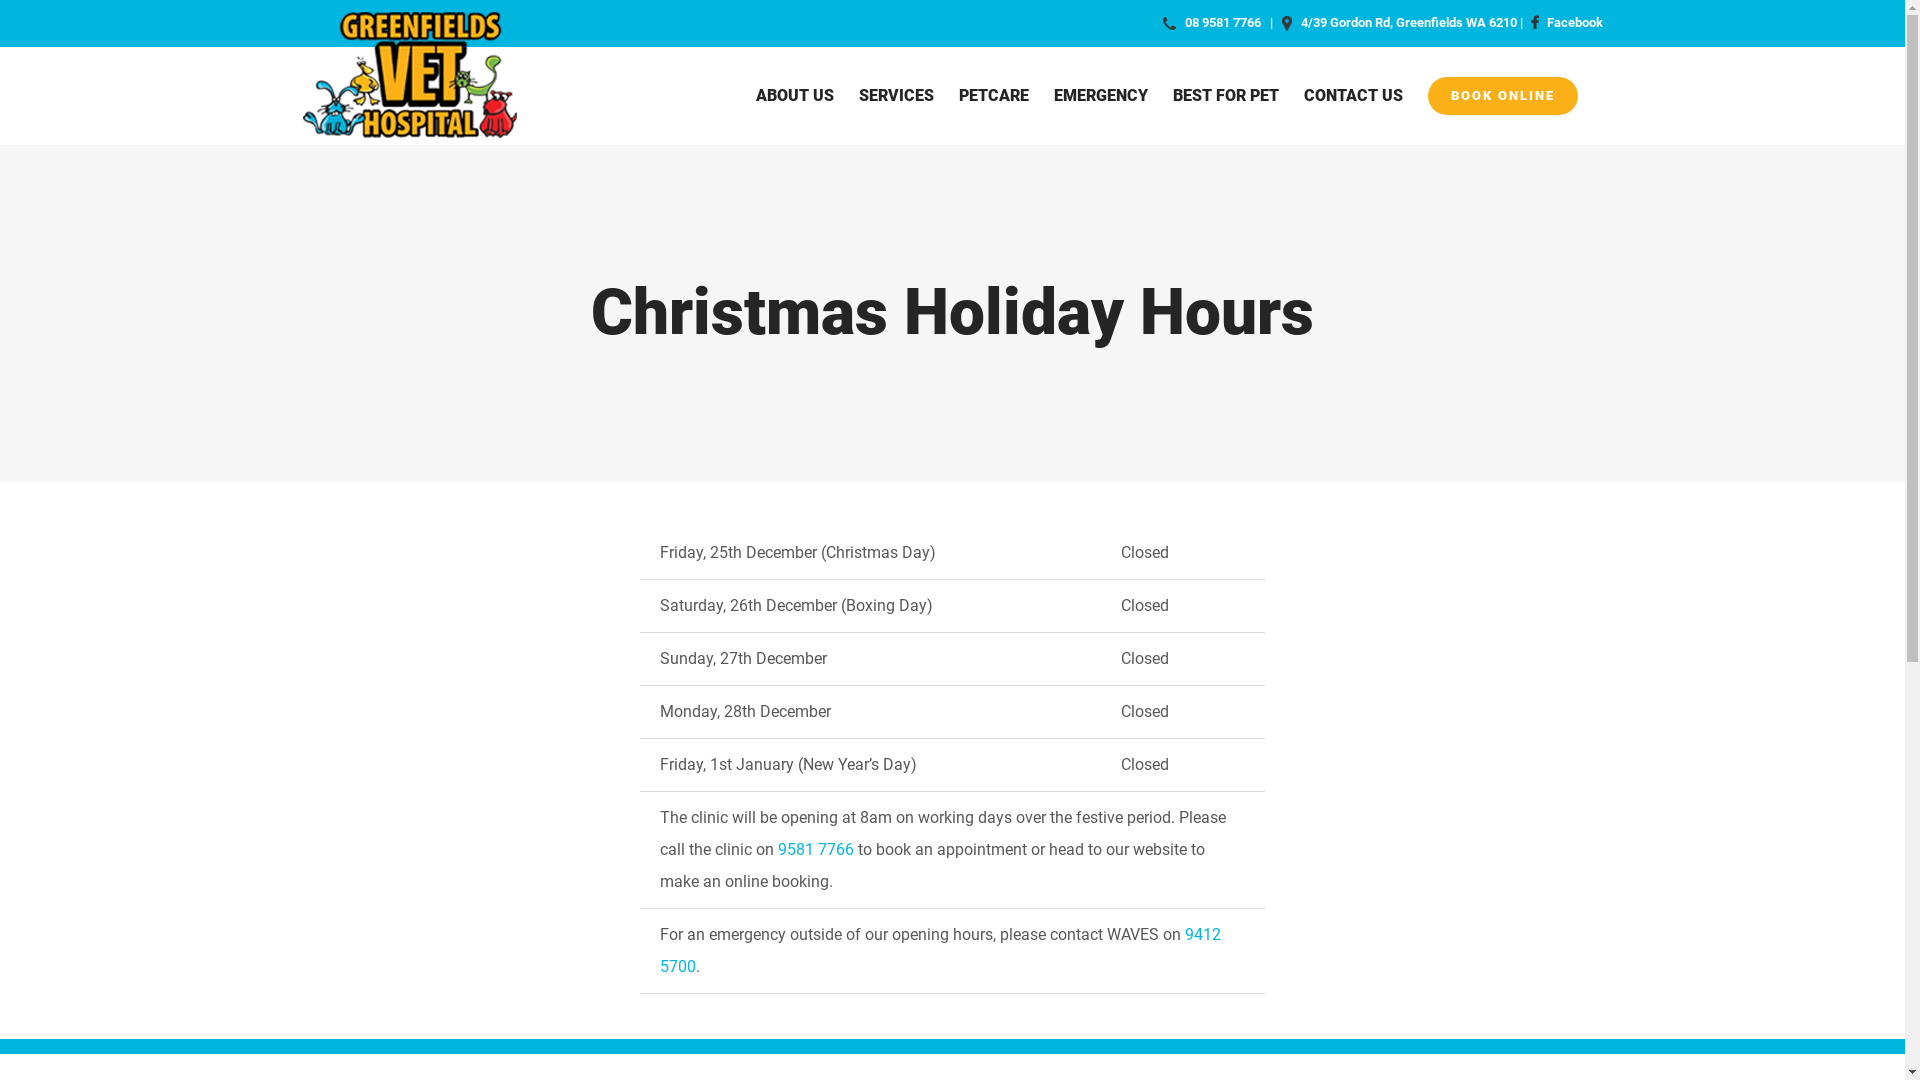  I want to click on 'EMERGENCY', so click(1053, 95).